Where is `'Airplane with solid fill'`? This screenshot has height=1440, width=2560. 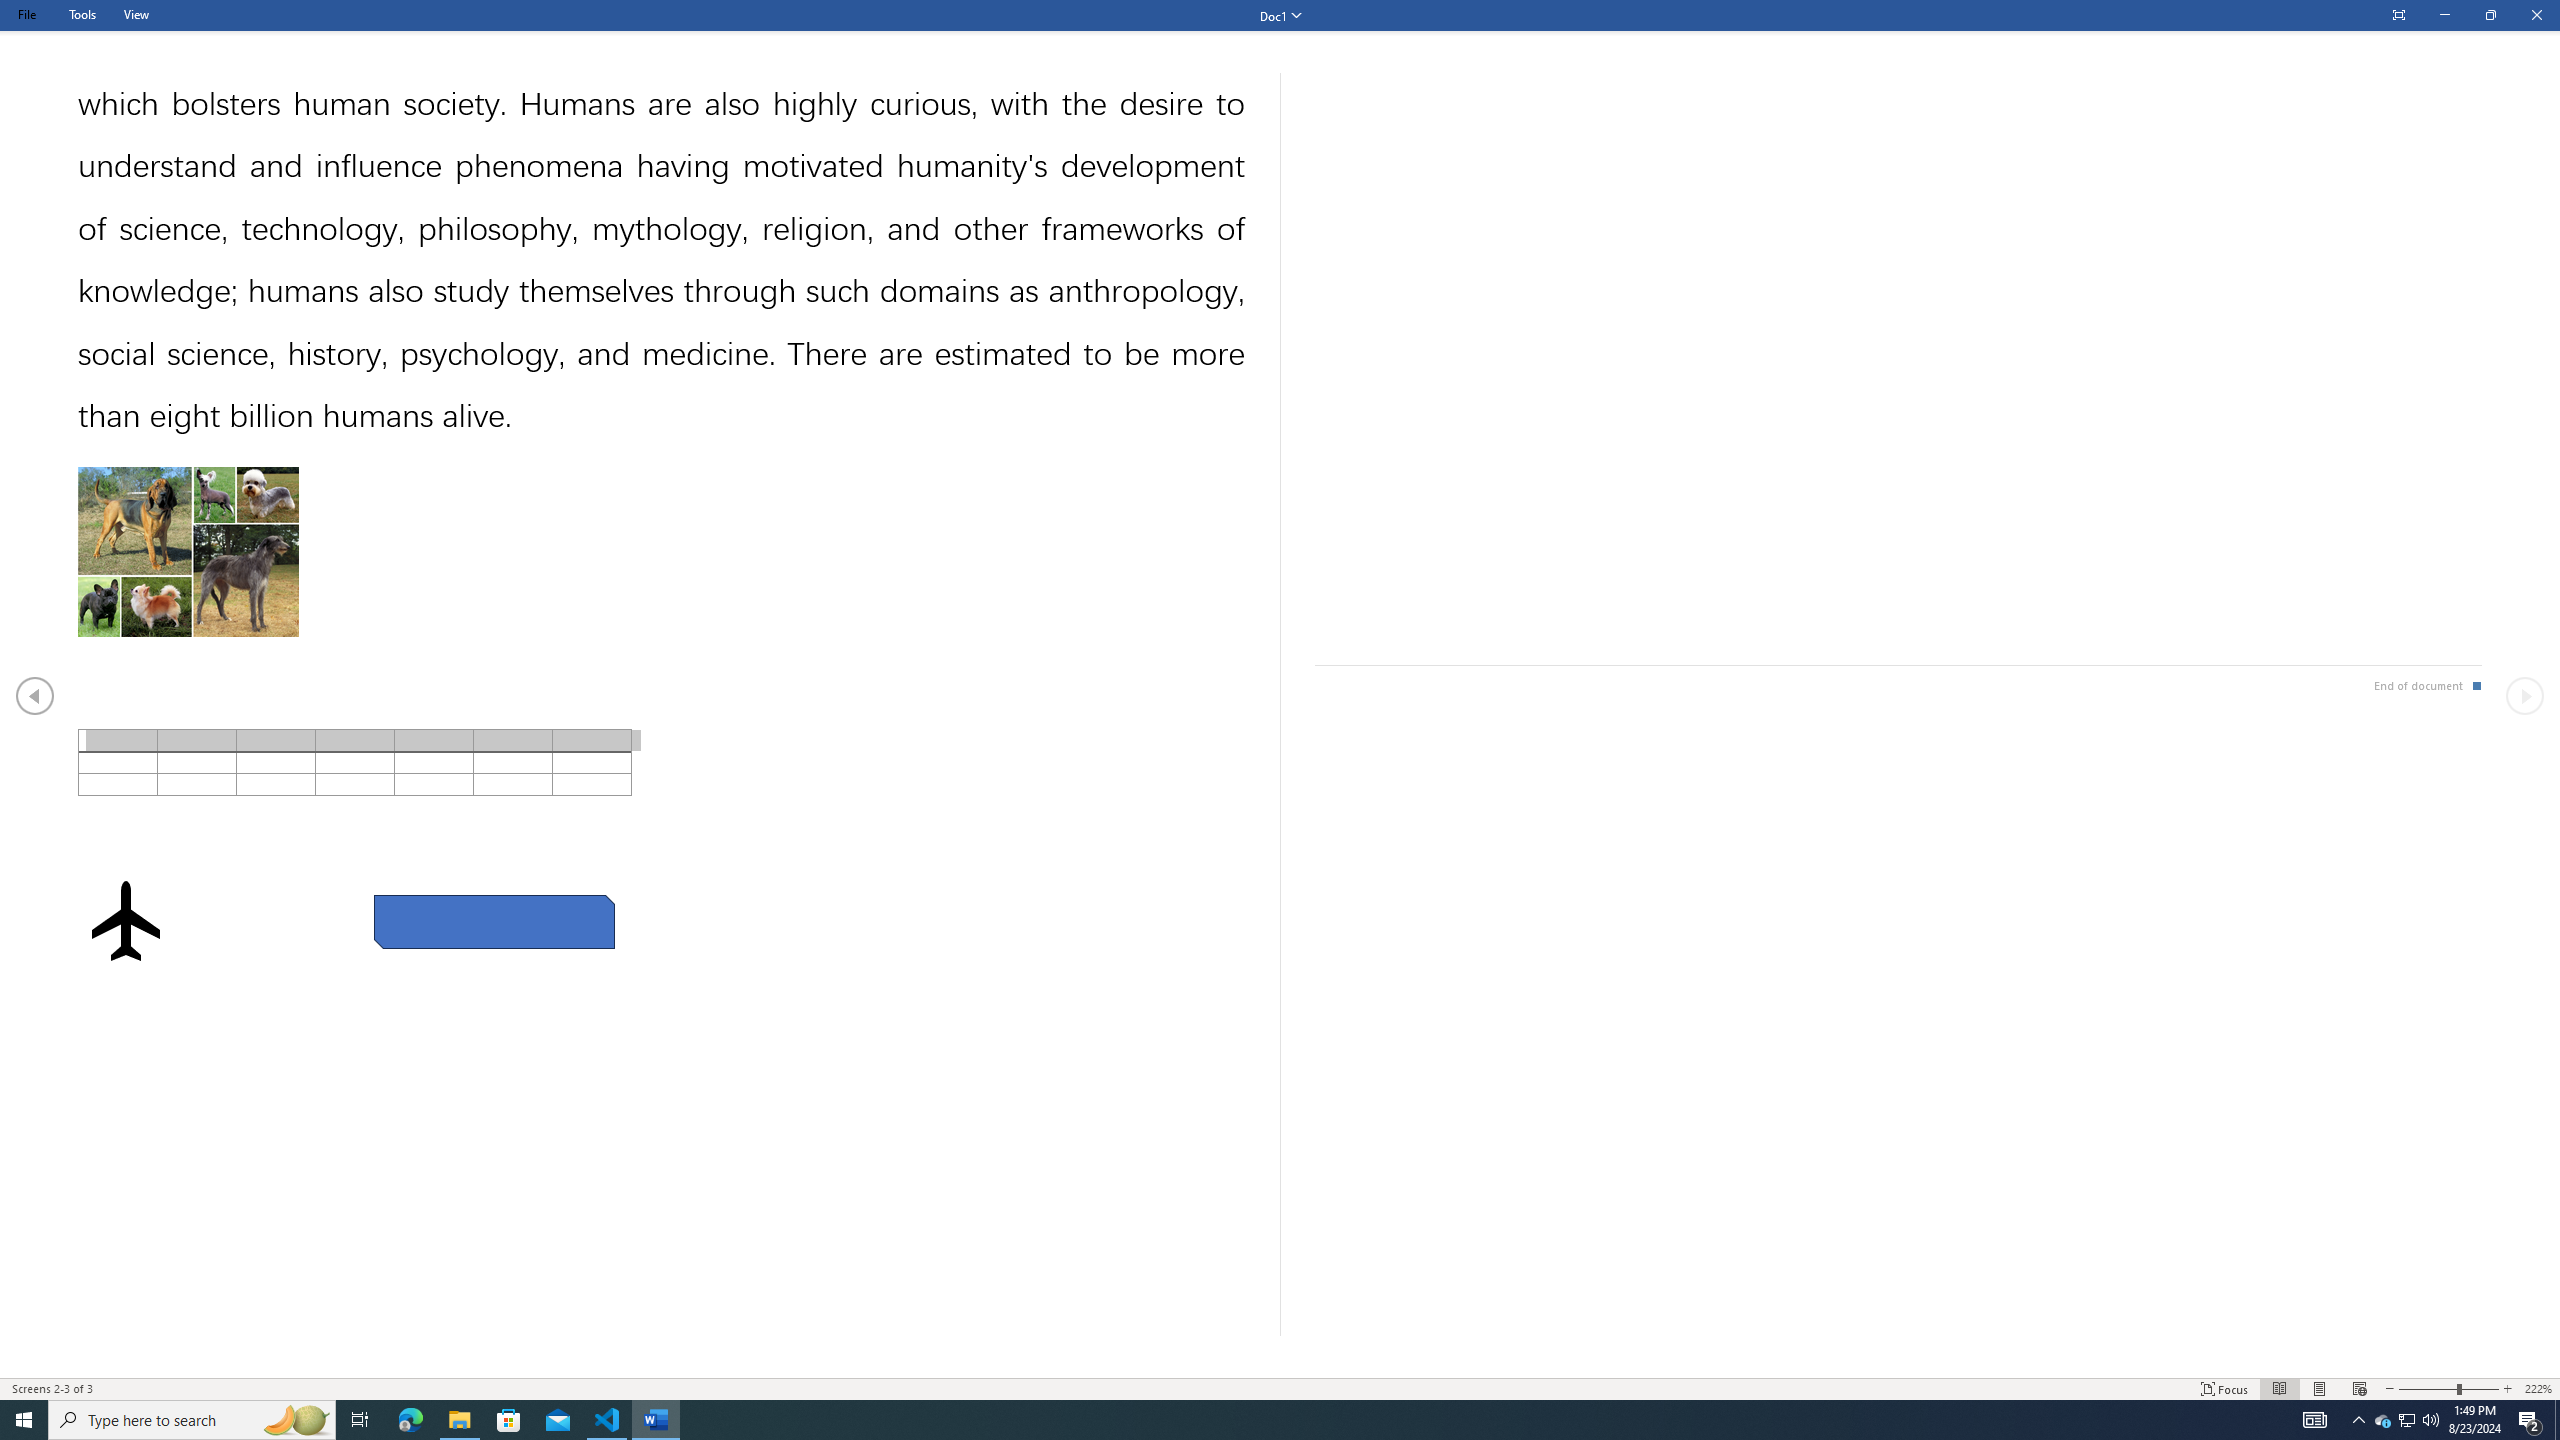 'Airplane with solid fill' is located at coordinates (125, 919).